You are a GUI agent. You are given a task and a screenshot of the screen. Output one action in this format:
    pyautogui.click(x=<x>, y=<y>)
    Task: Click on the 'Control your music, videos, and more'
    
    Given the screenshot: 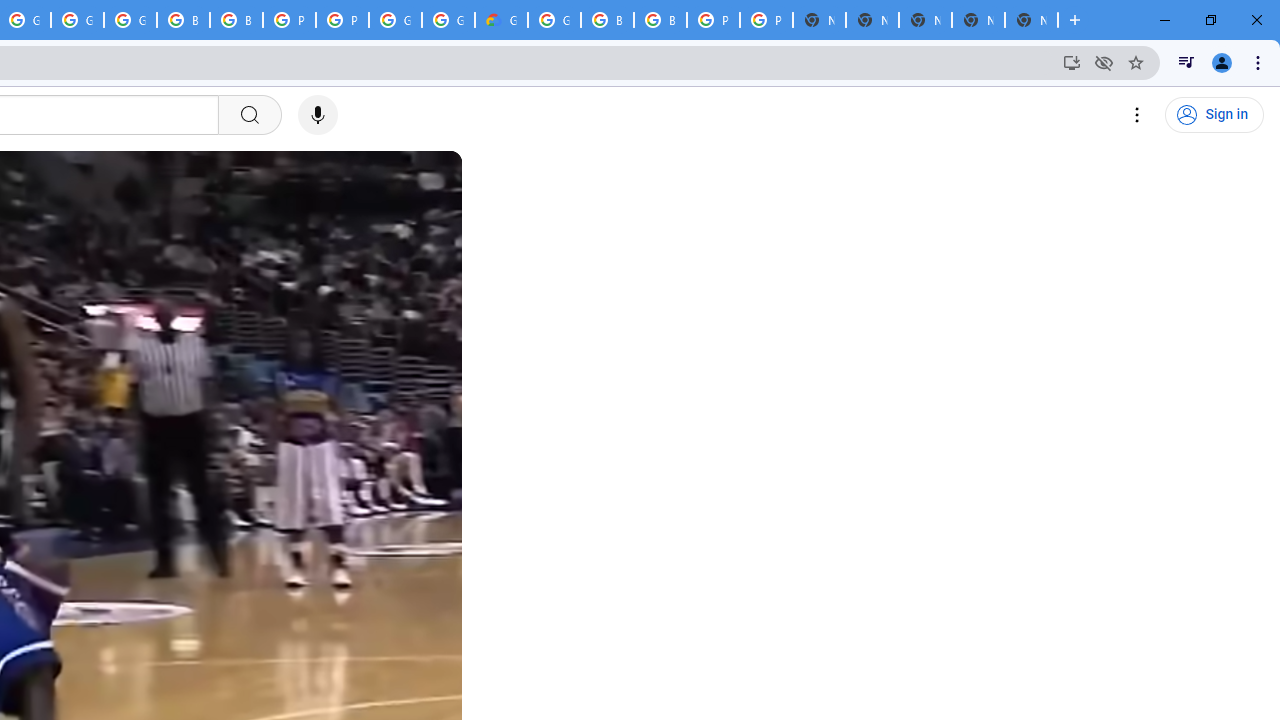 What is the action you would take?
    pyautogui.click(x=1185, y=61)
    